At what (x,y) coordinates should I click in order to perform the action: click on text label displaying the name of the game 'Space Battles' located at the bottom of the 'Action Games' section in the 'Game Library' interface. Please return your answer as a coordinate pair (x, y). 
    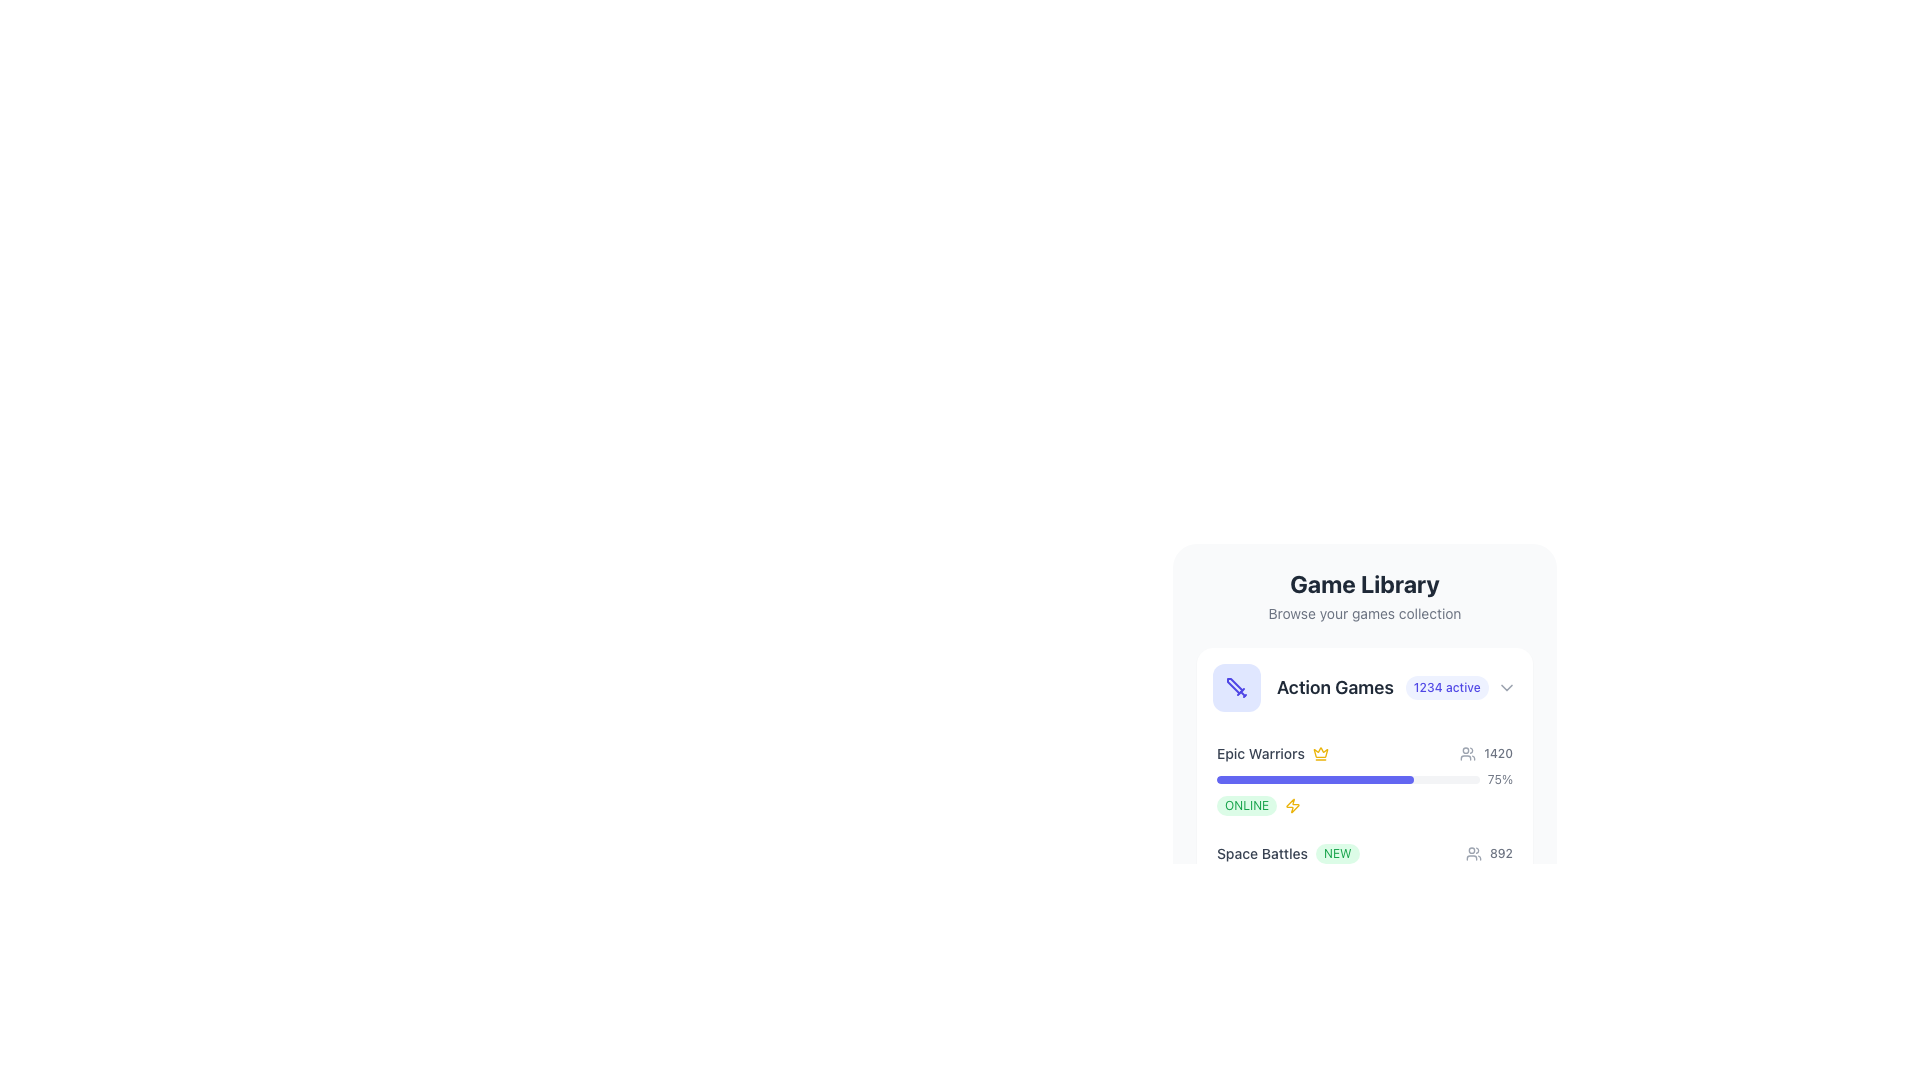
    Looking at the image, I should click on (1261, 853).